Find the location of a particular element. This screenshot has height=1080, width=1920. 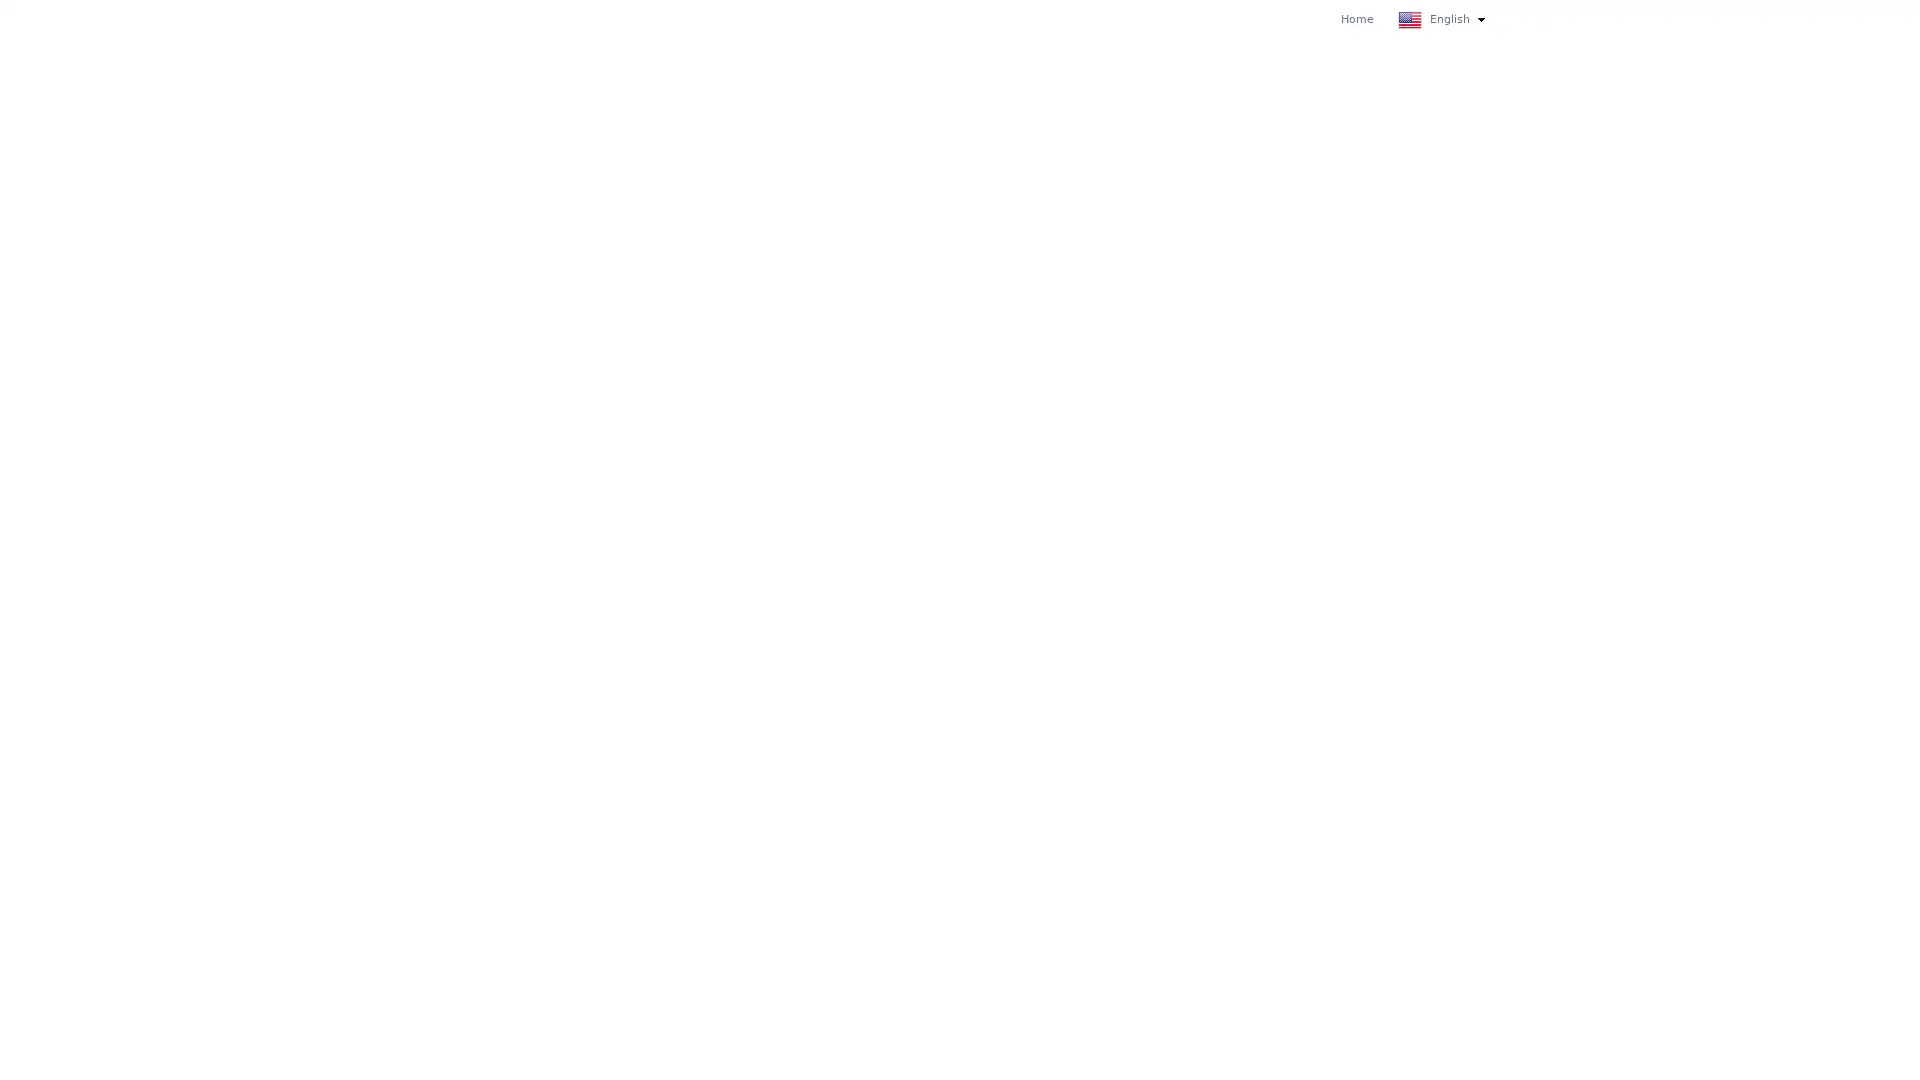

Opens password pop-up is located at coordinates (677, 422).